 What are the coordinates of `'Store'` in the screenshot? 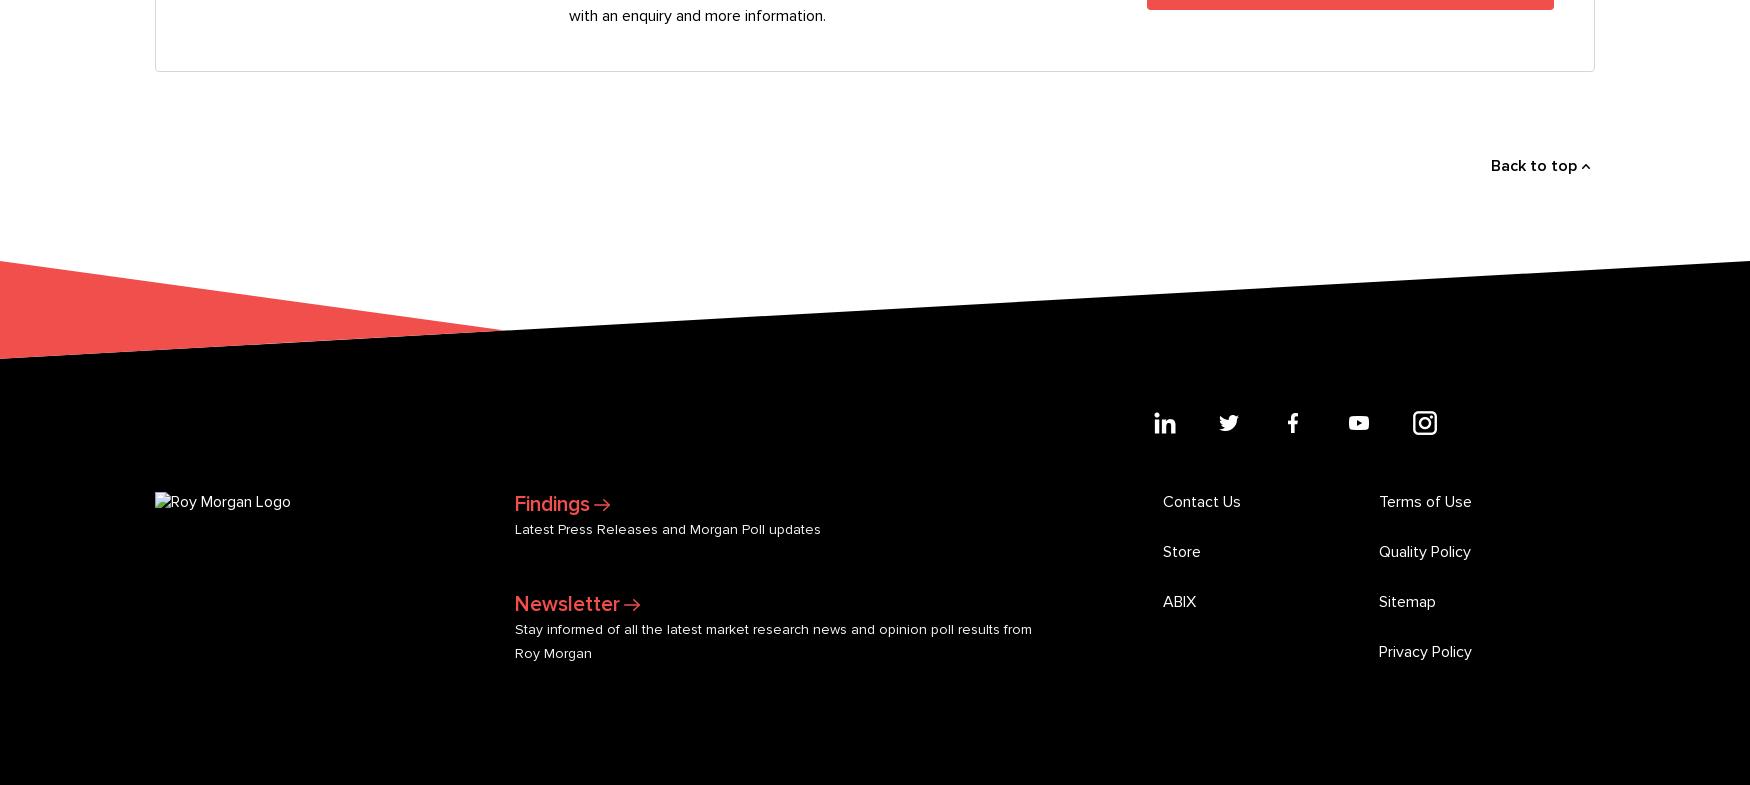 It's located at (1180, 212).